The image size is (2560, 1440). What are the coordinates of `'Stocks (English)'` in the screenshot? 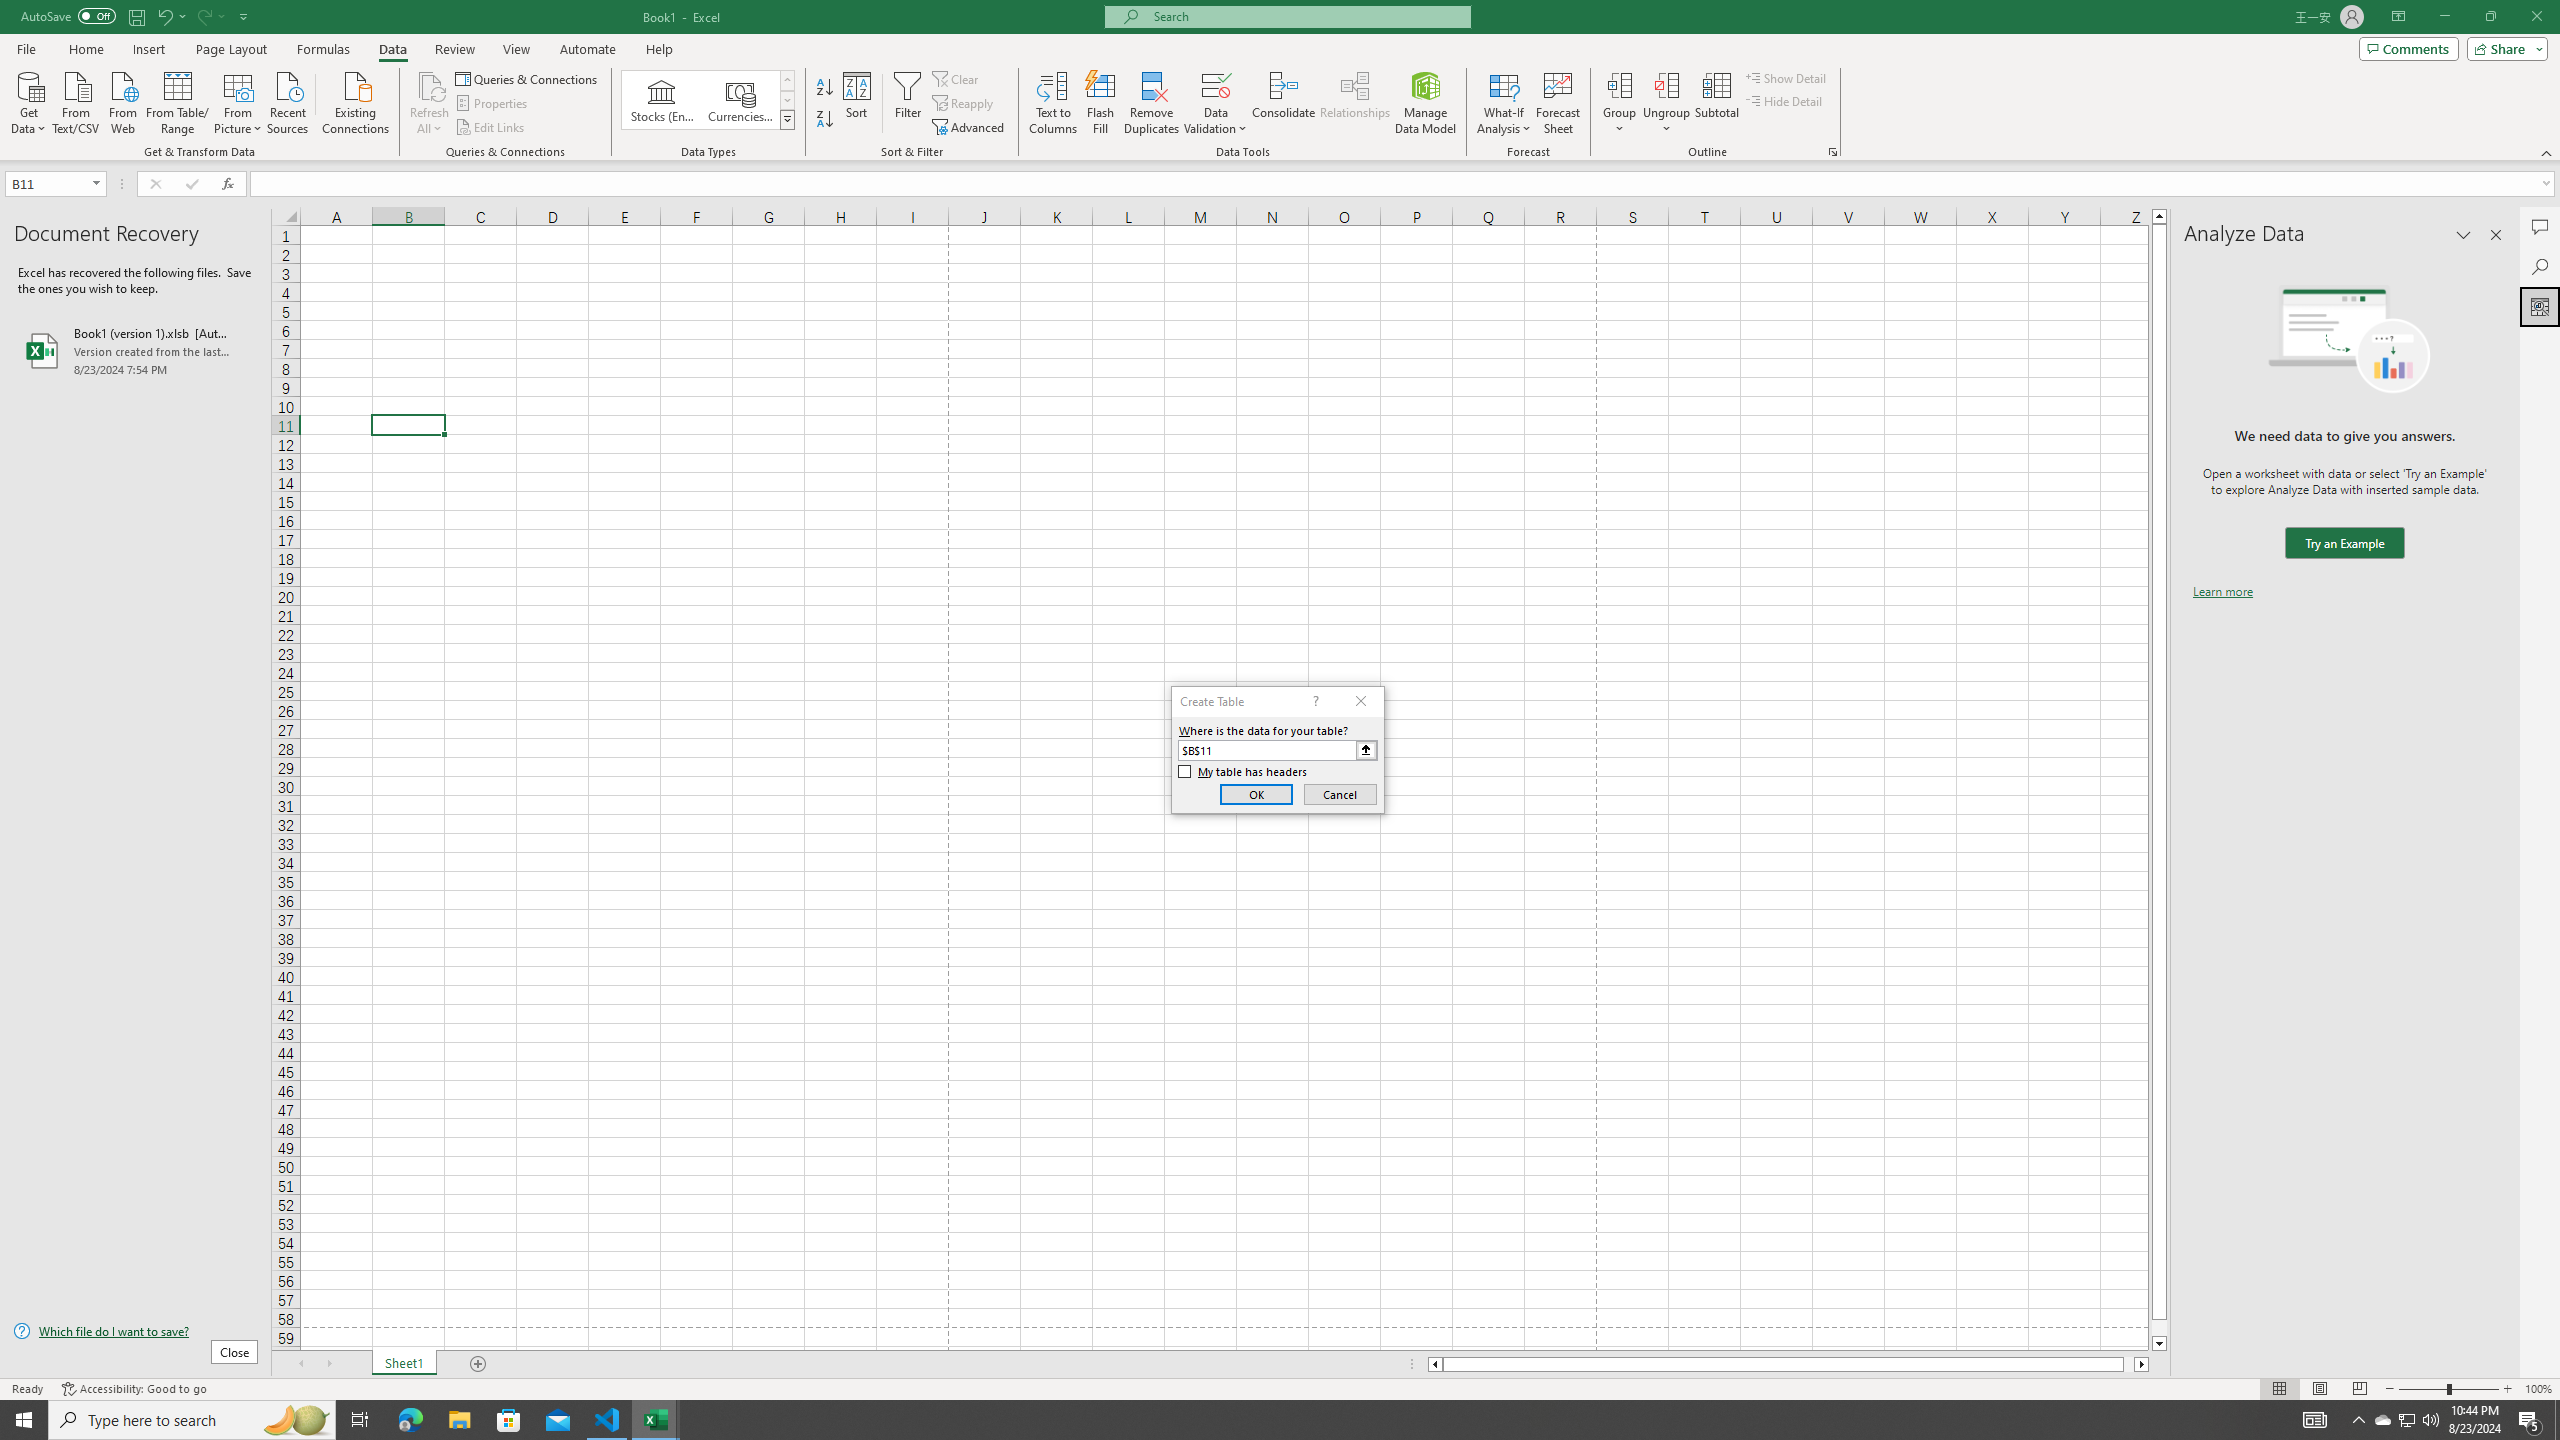 It's located at (660, 99).